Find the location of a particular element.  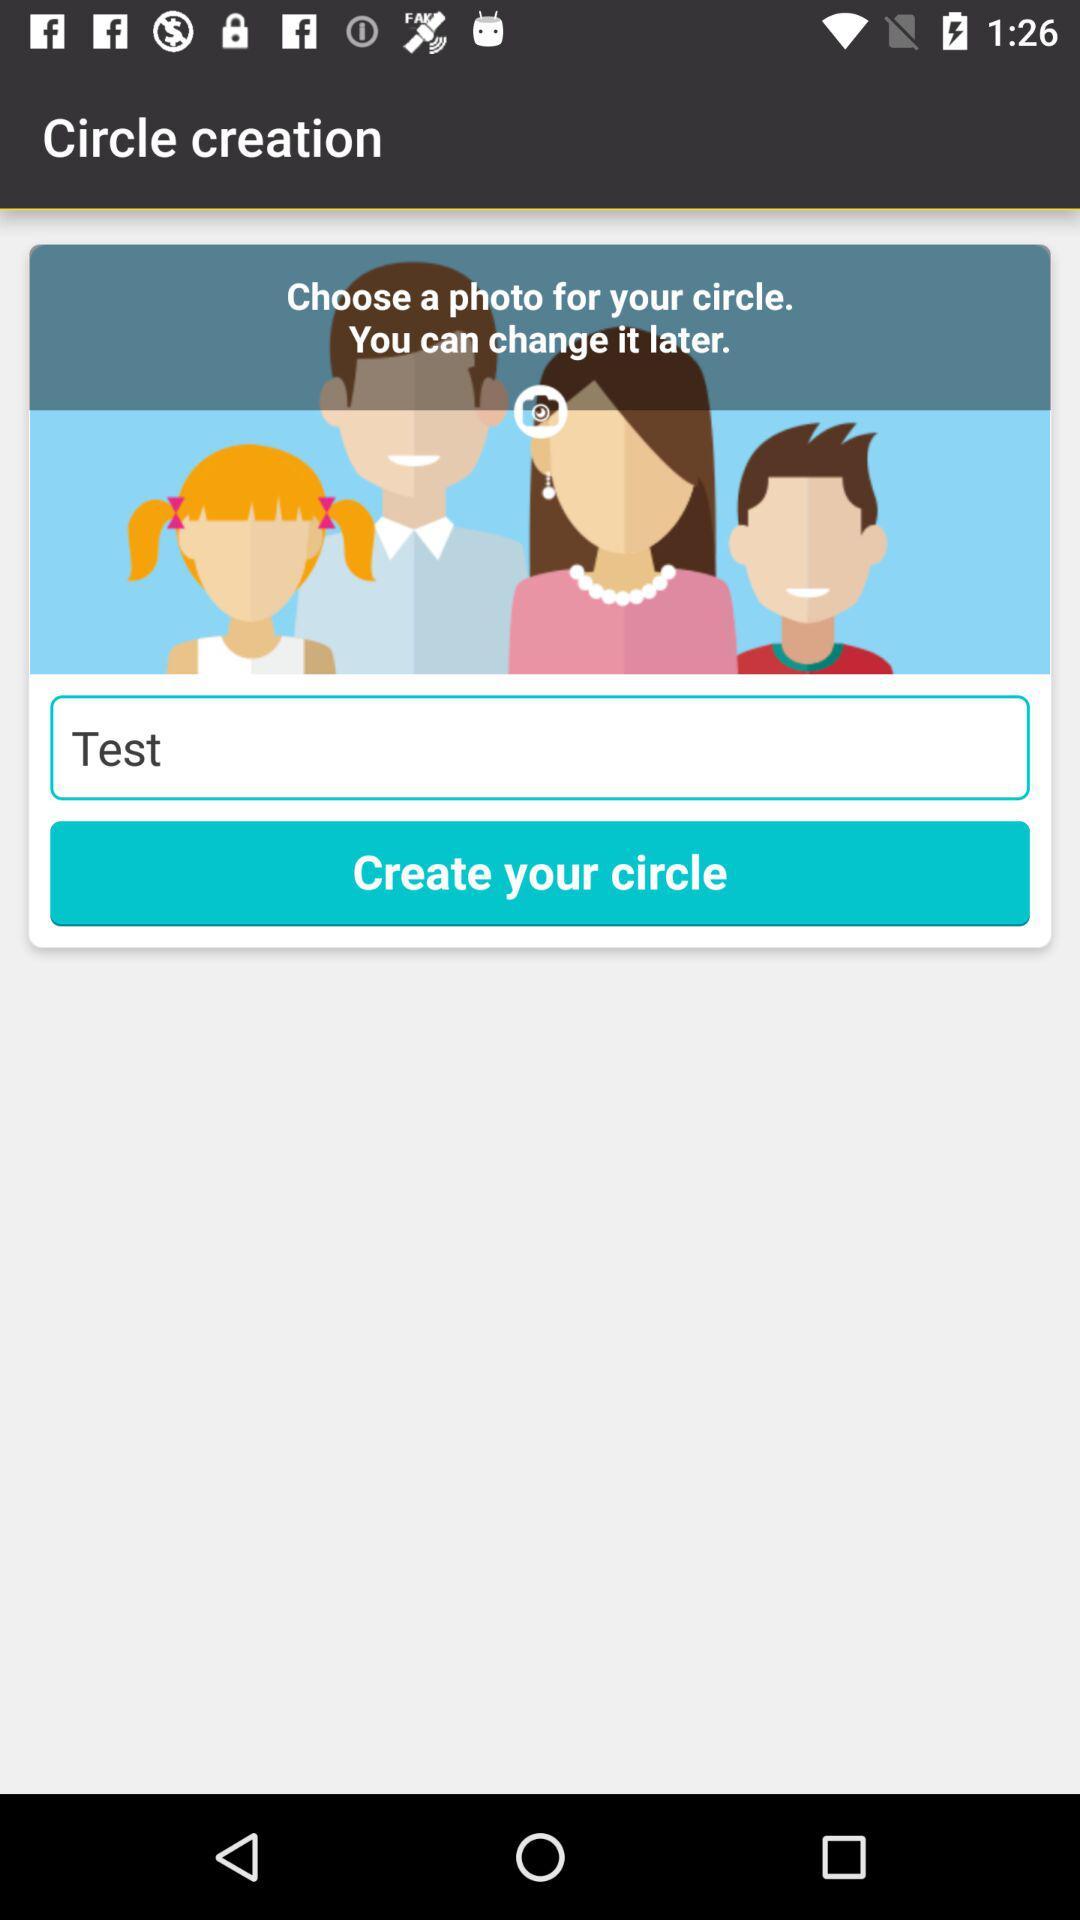

test is located at coordinates (540, 746).